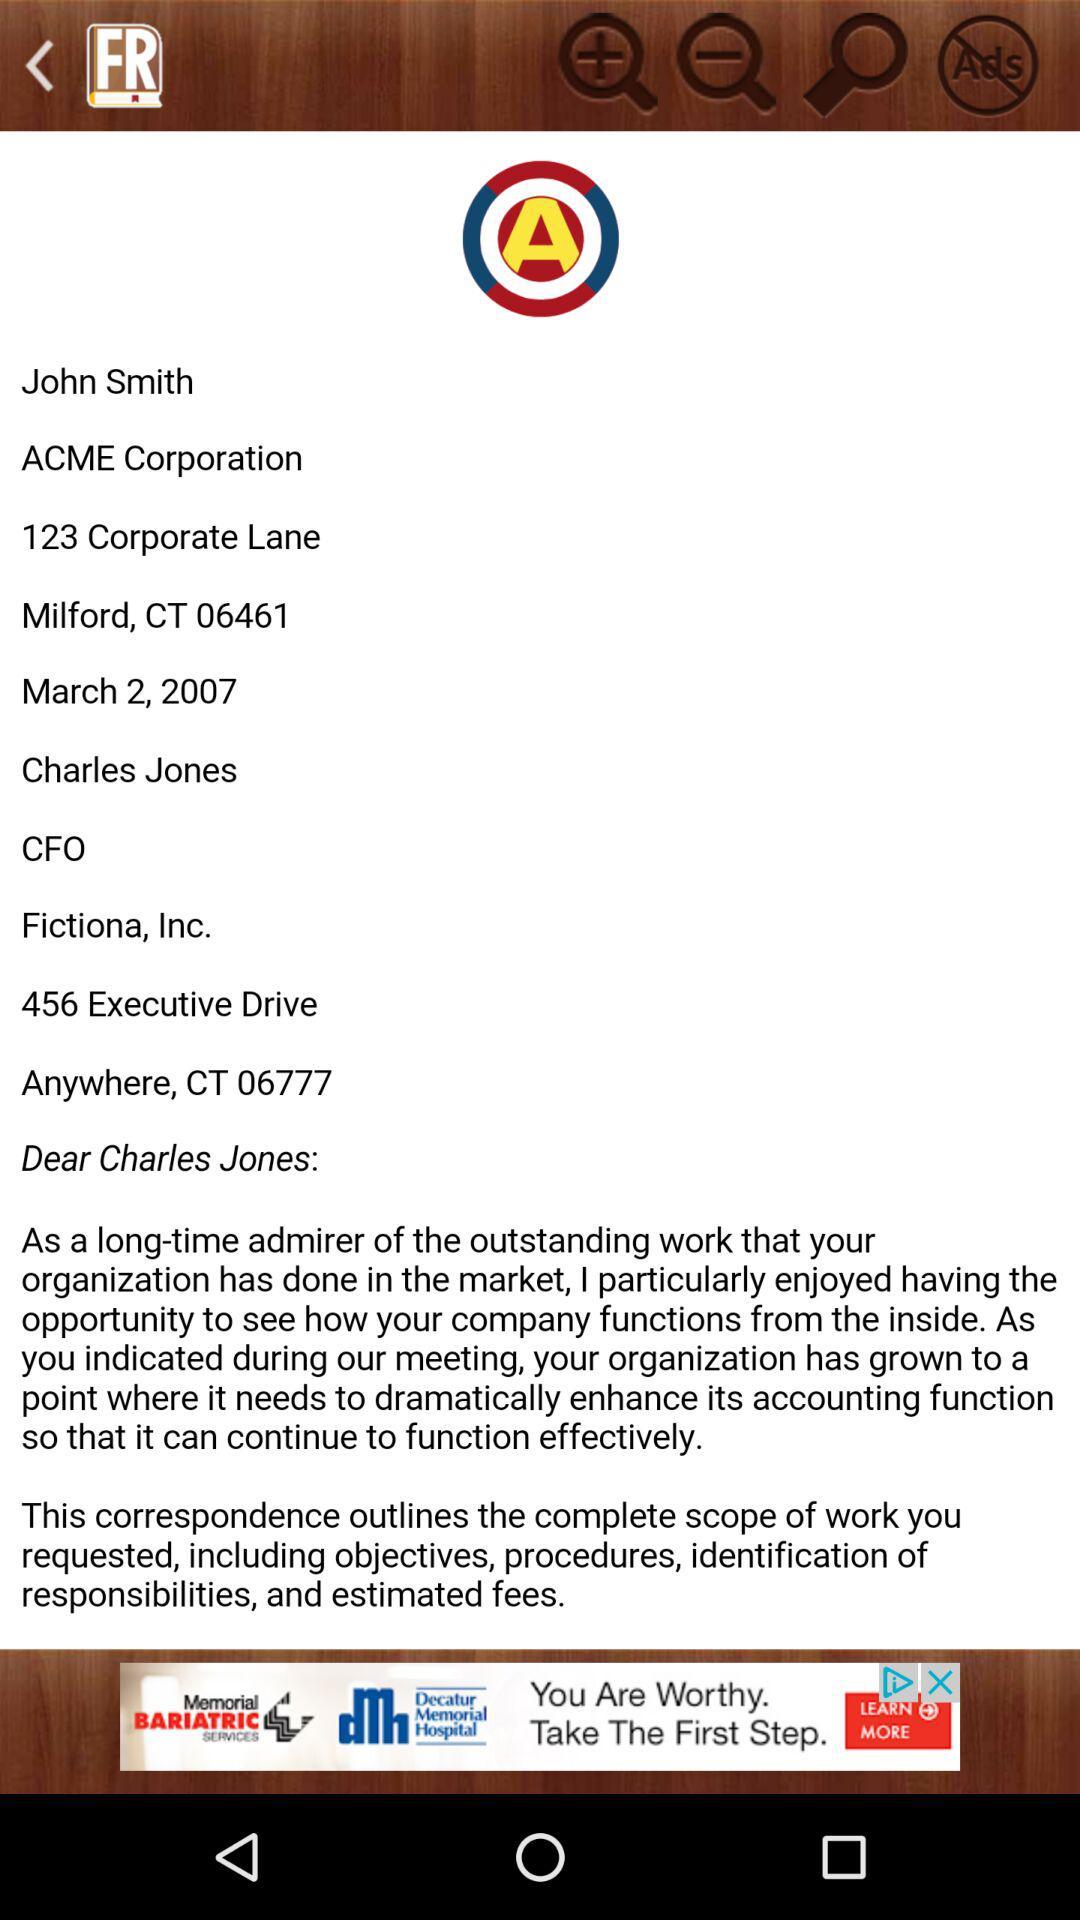 This screenshot has height=1920, width=1080. Describe the element at coordinates (986, 65) in the screenshot. I see `stop advertisements` at that location.